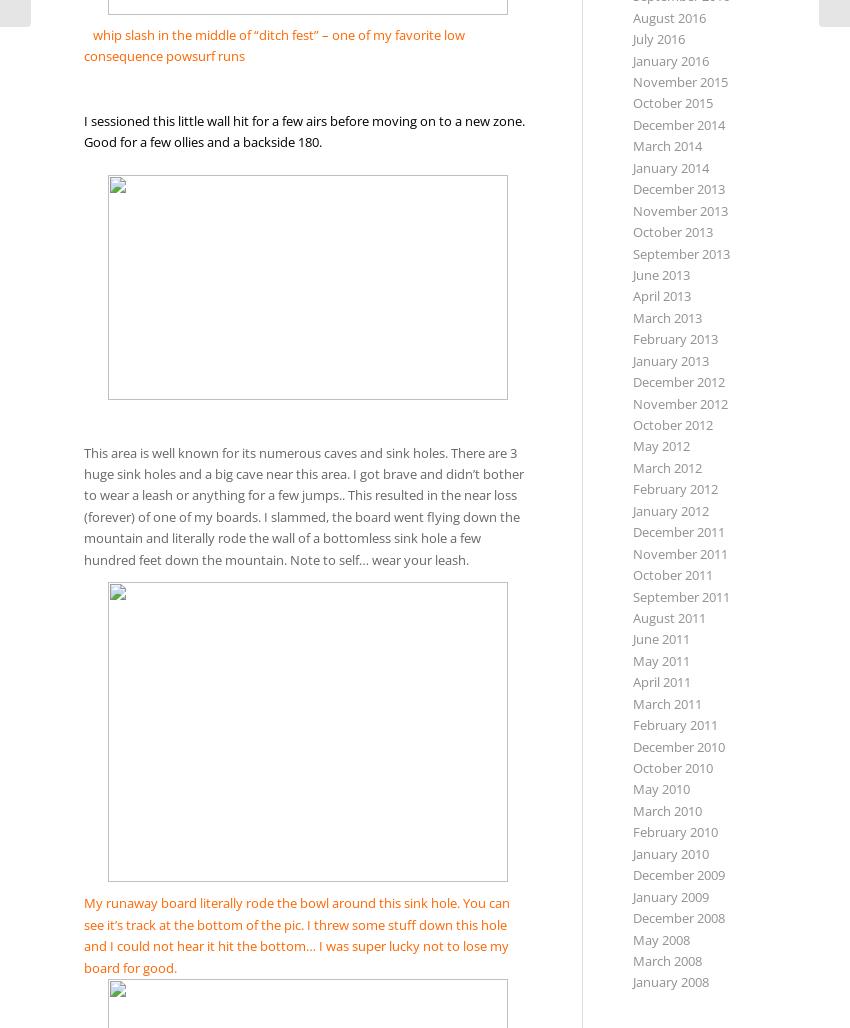 This screenshot has height=1028, width=850. Describe the element at coordinates (660, 938) in the screenshot. I see `'May 2008'` at that location.